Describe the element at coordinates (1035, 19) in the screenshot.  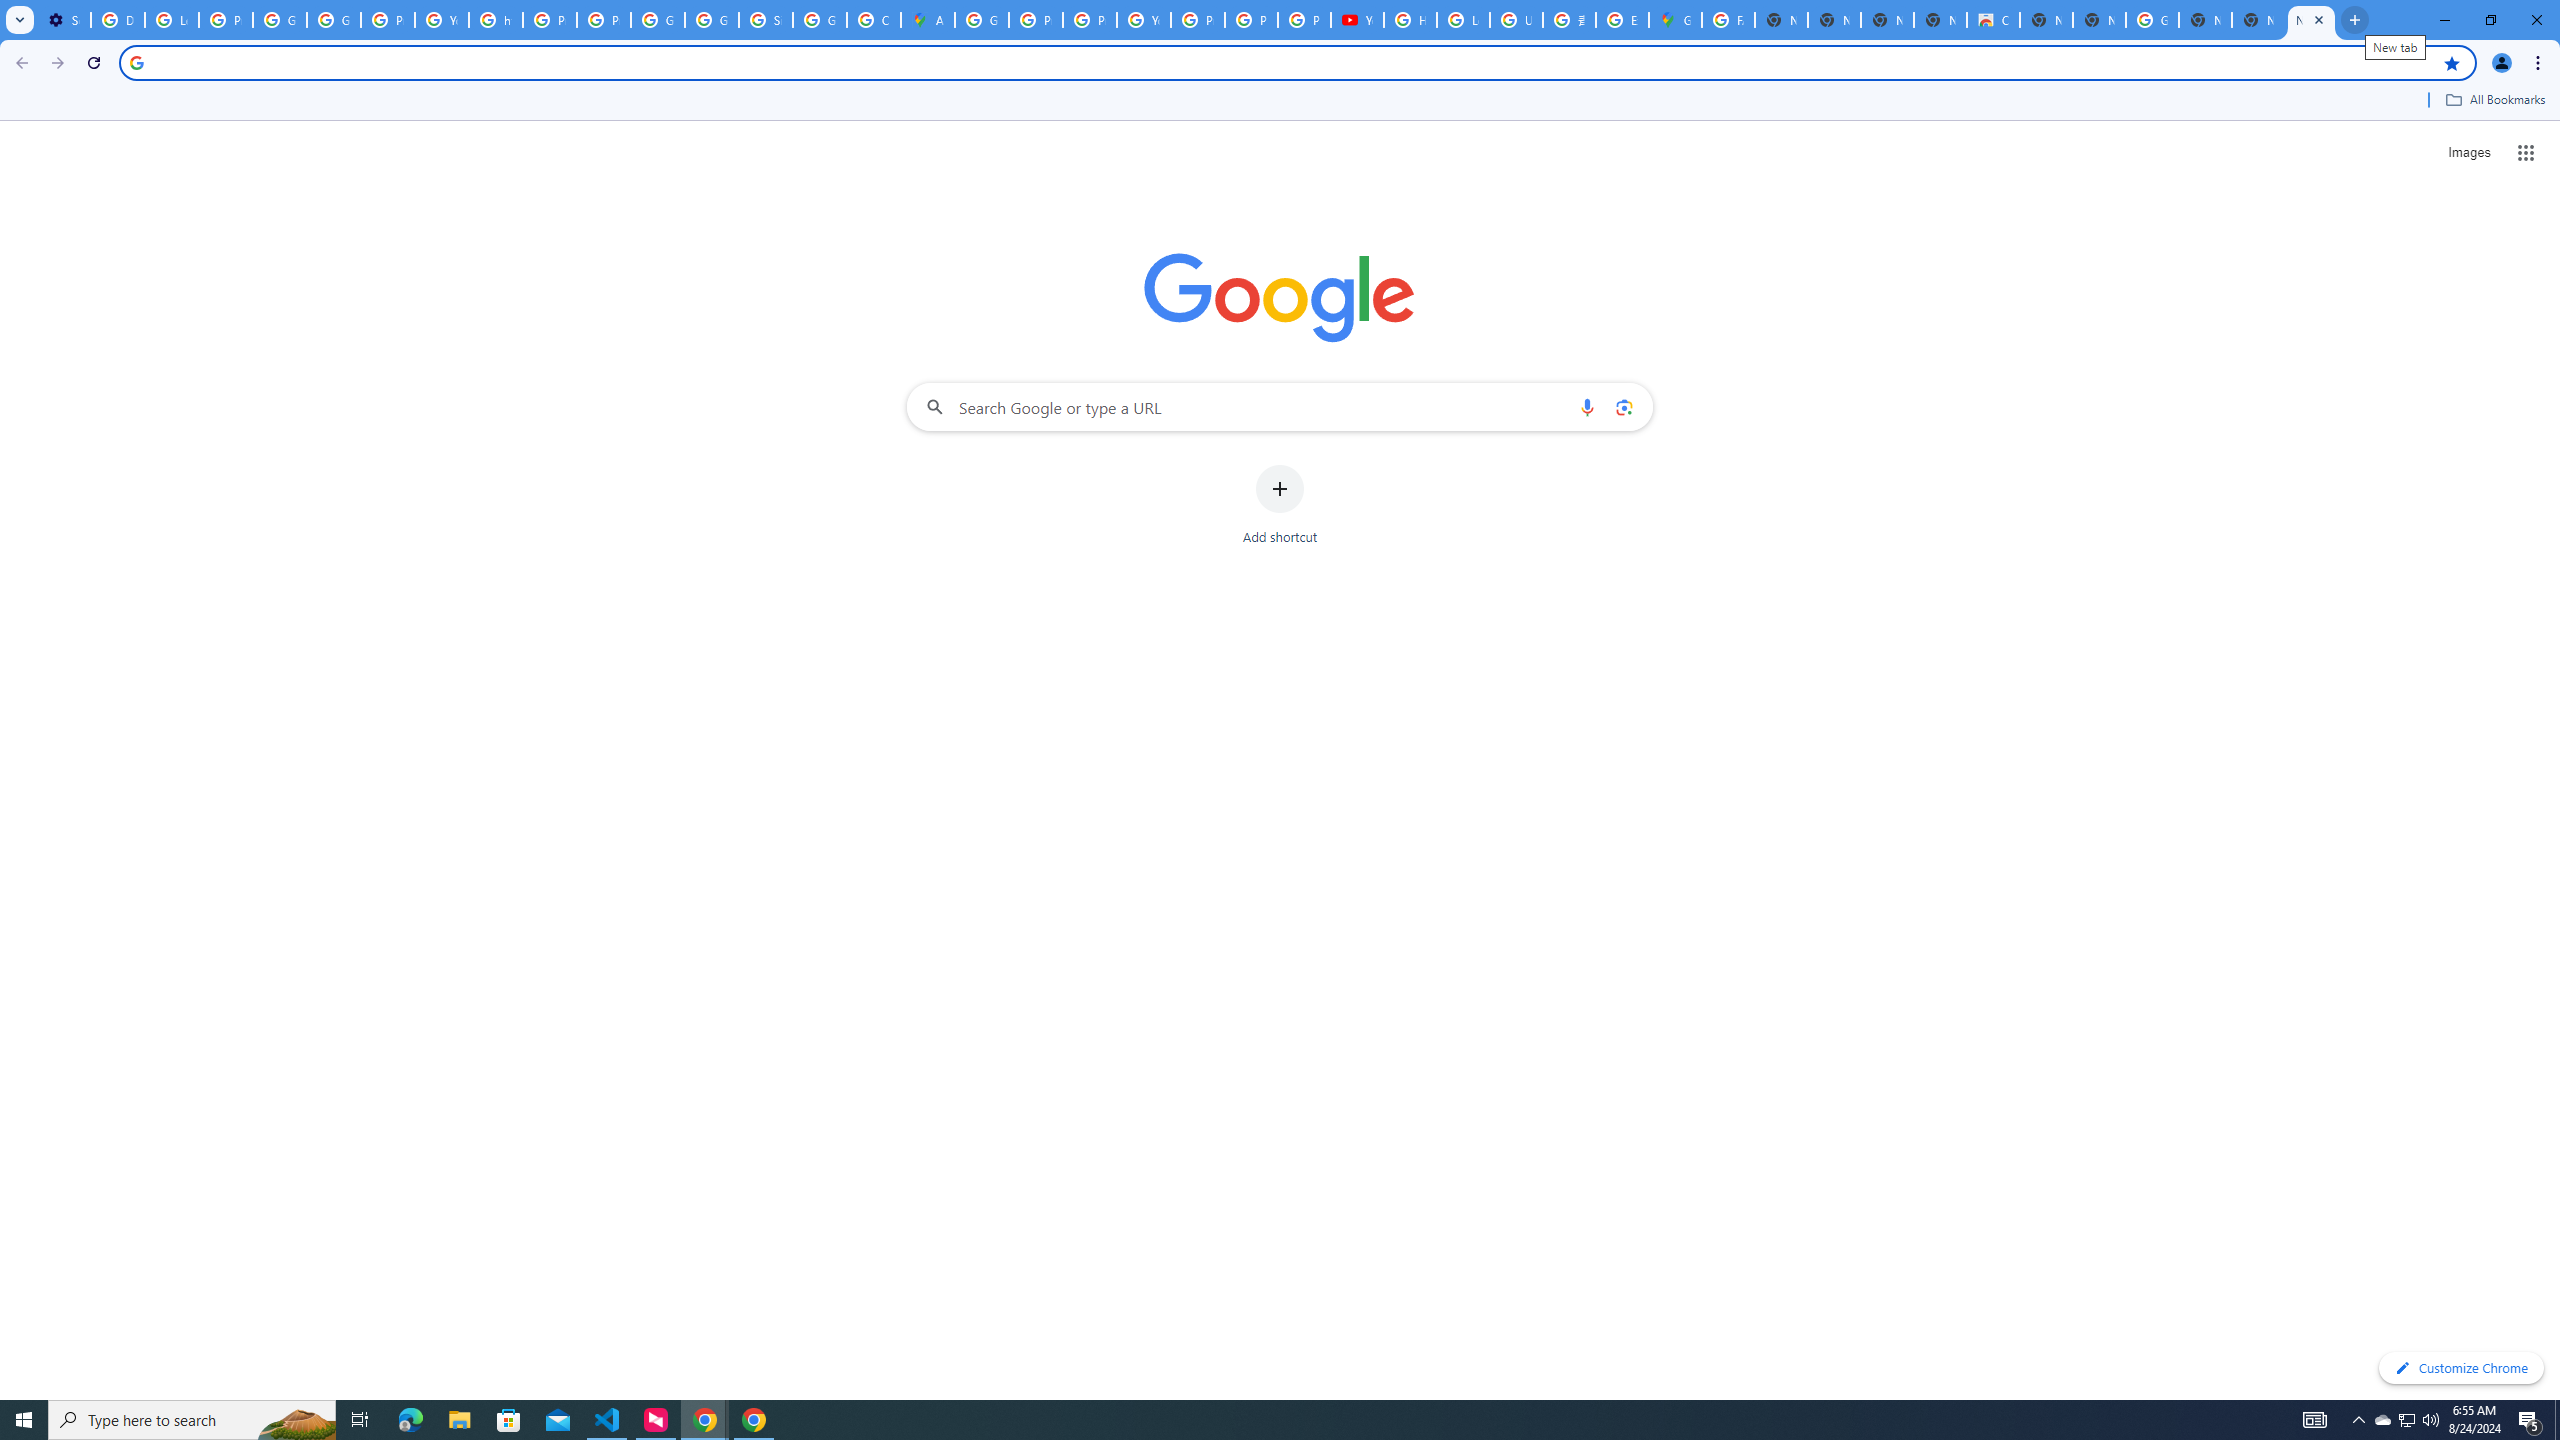
I see `'Privacy Help Center - Policies Help'` at that location.